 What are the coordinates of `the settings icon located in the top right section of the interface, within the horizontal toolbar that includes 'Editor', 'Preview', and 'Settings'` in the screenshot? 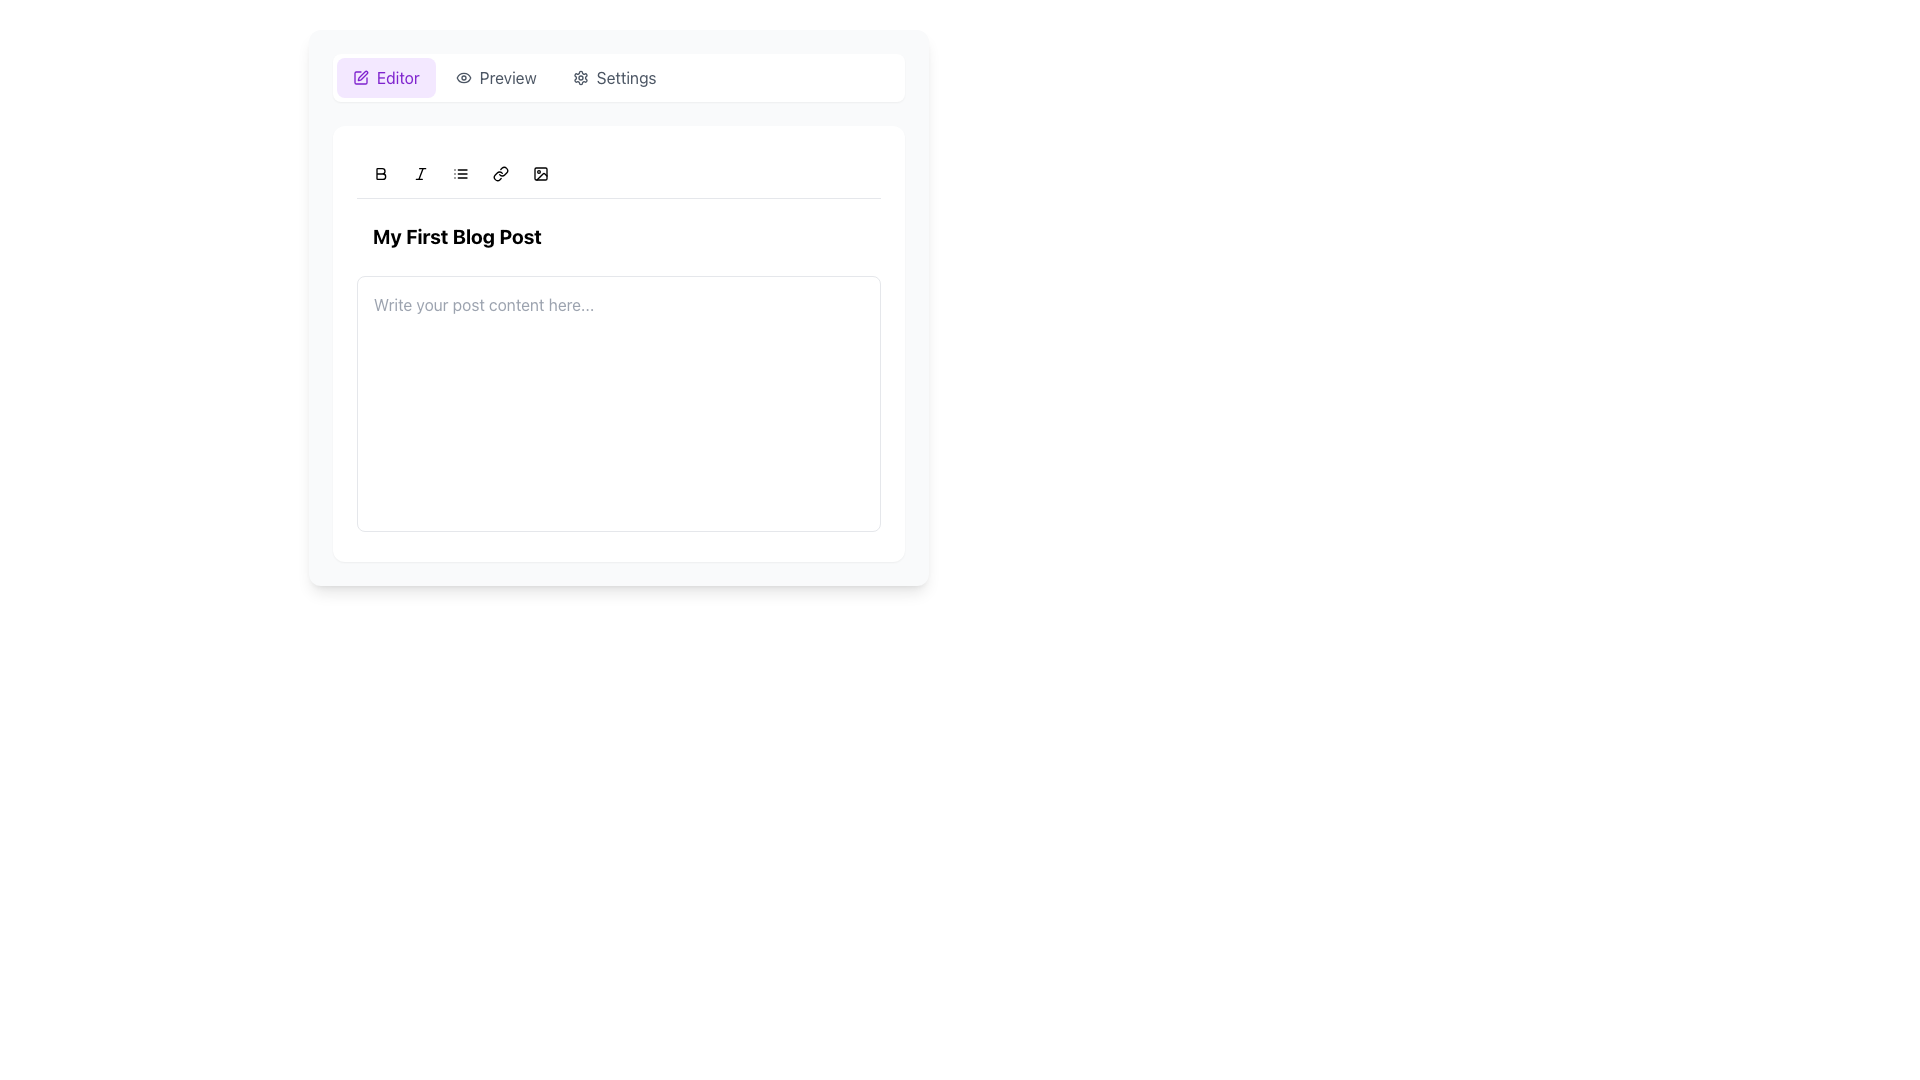 It's located at (579, 76).